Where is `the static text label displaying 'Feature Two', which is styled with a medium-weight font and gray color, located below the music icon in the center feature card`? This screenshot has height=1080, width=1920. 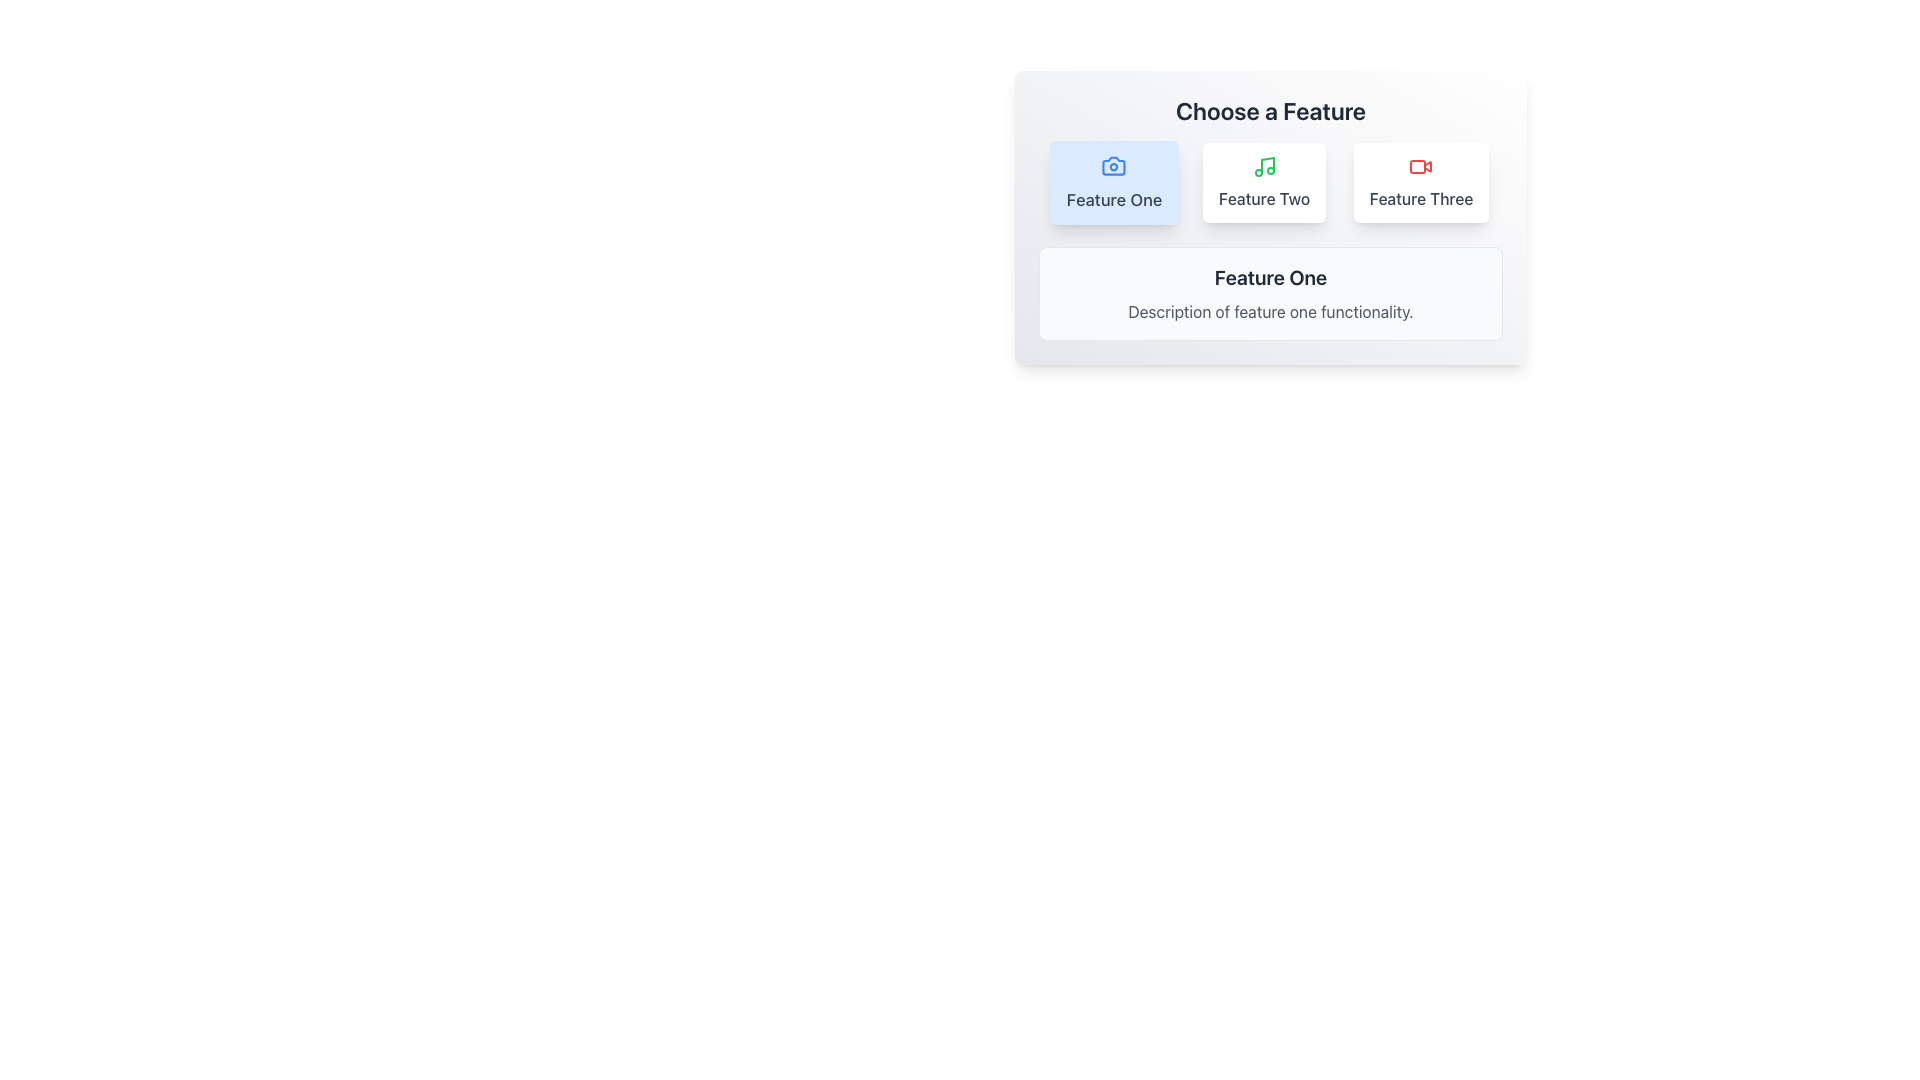 the static text label displaying 'Feature Two', which is styled with a medium-weight font and gray color, located below the music icon in the center feature card is located at coordinates (1263, 199).